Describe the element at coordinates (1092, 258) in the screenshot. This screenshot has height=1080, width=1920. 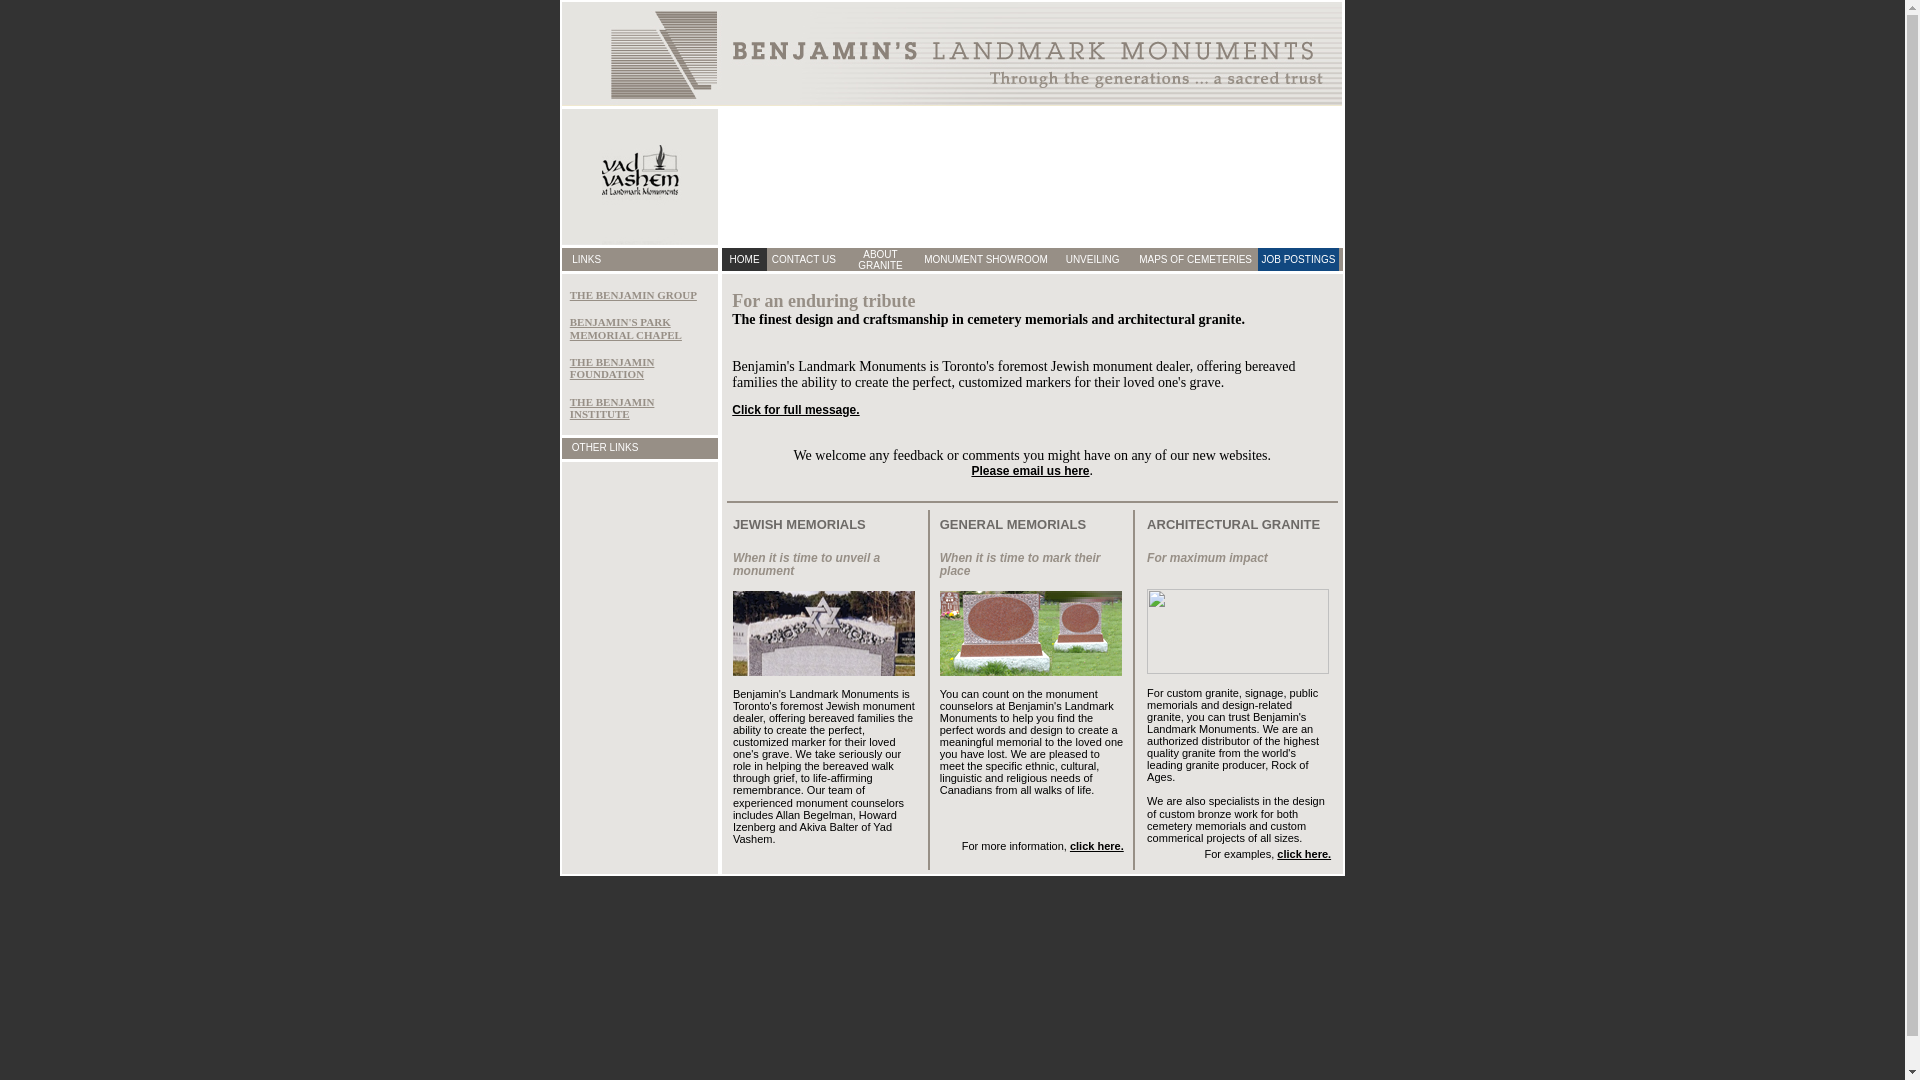
I see `'UNVEILING'` at that location.